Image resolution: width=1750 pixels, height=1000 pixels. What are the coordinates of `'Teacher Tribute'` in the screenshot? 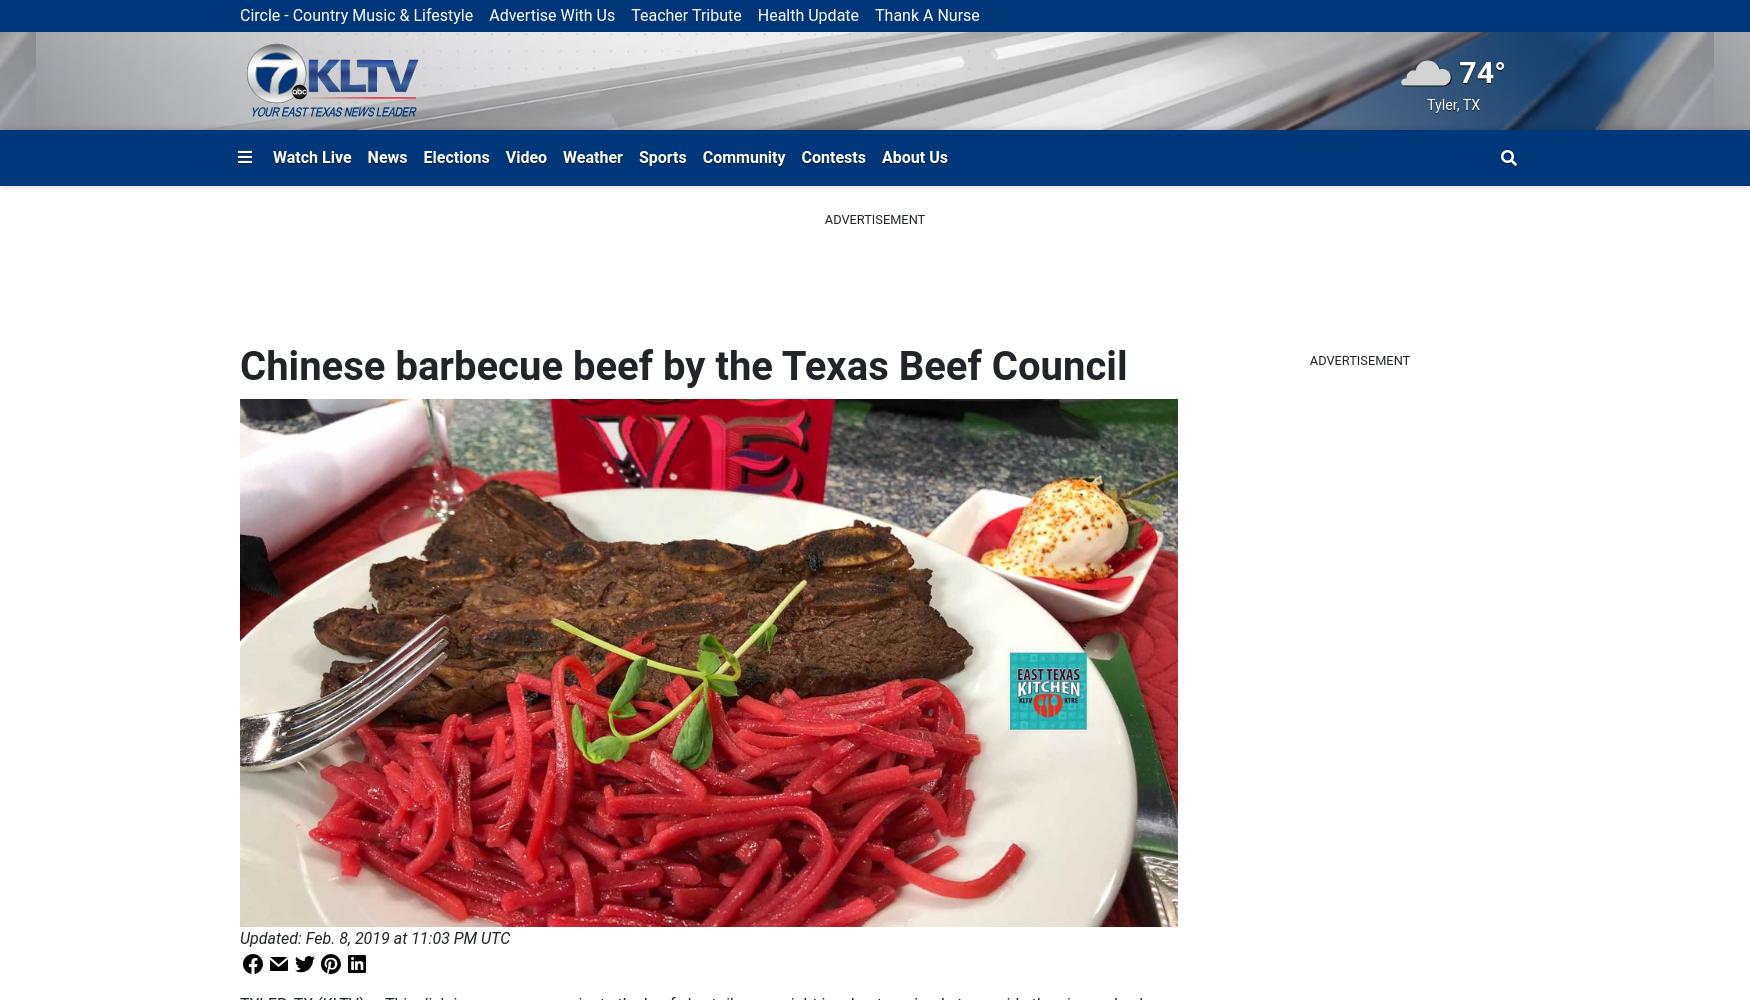 It's located at (630, 15).